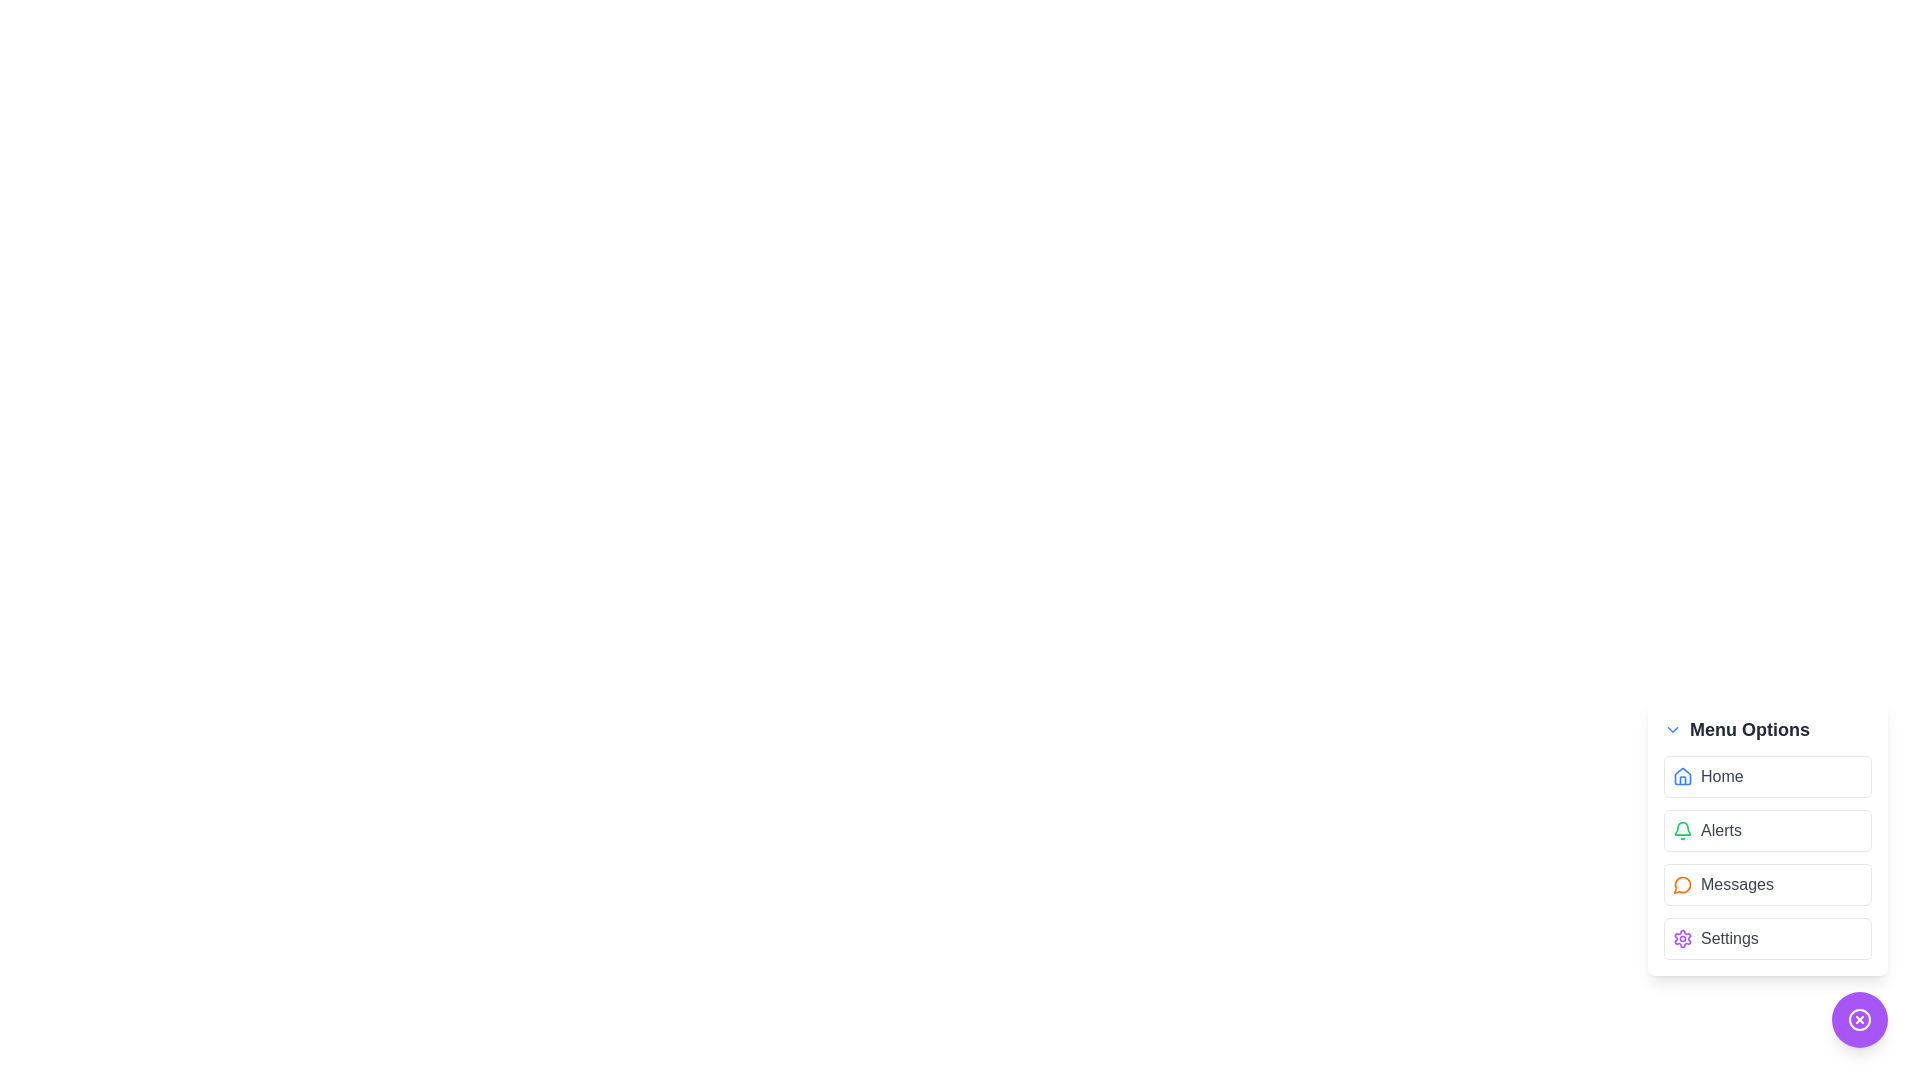 Image resolution: width=1920 pixels, height=1080 pixels. I want to click on the title text of the dropdown menu, so click(1767, 729).